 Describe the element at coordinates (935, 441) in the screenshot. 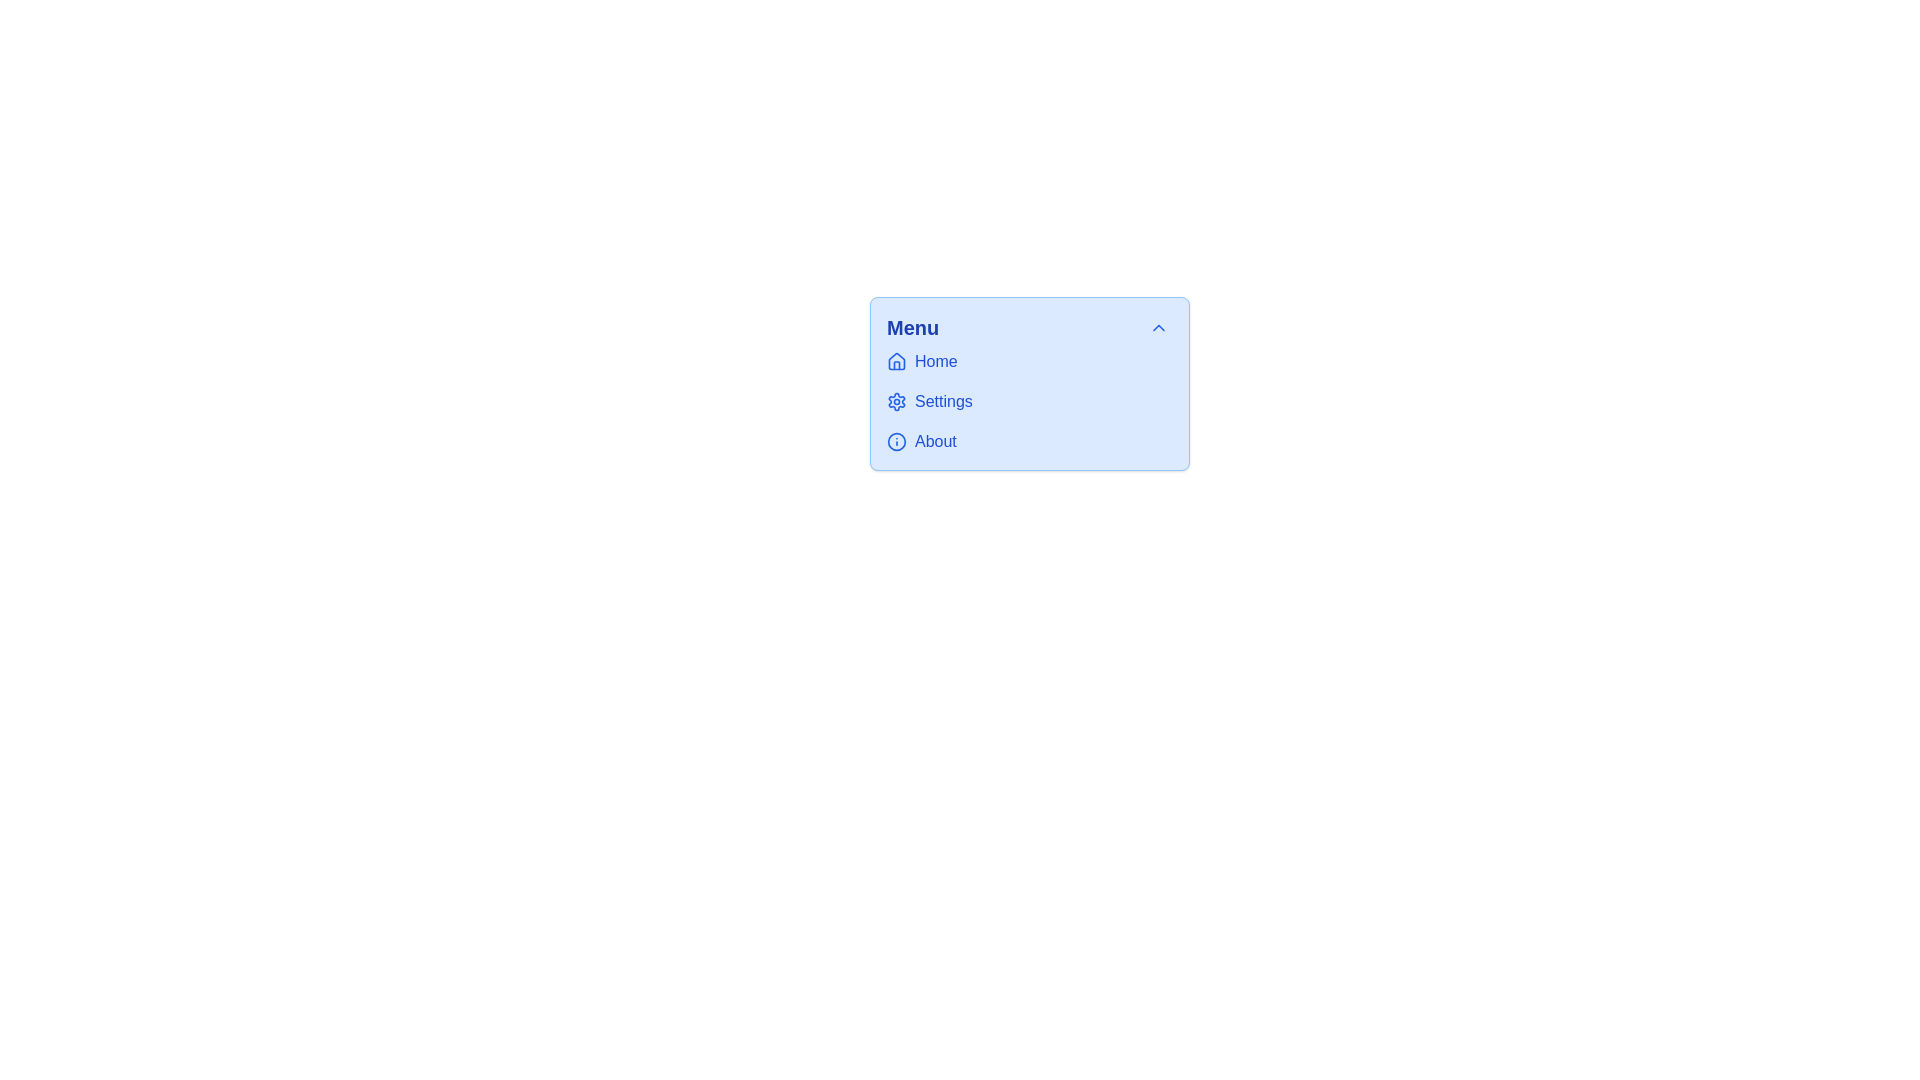

I see `text displayed as 'About' in the menu list, which is styled in medium blue font and slightly bold, located below the 'Settings' item` at that location.